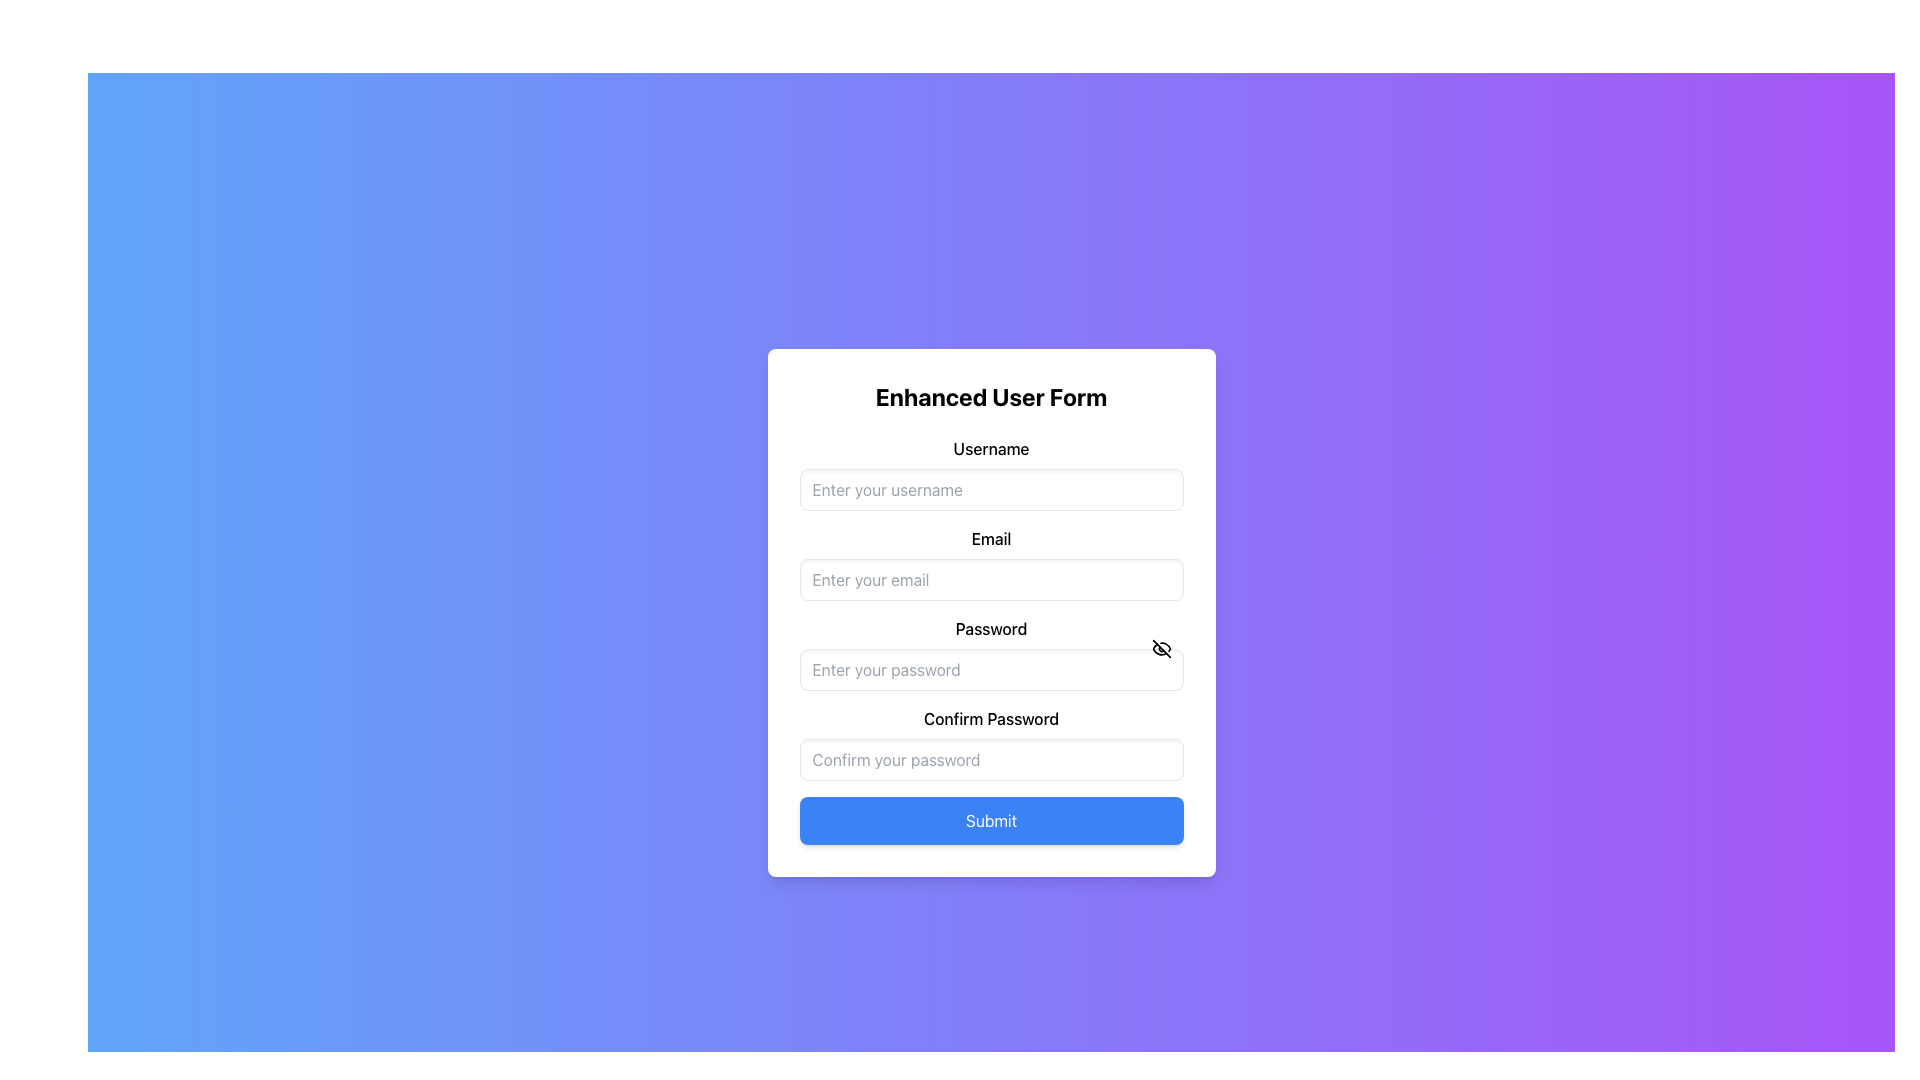 The height and width of the screenshot is (1080, 1920). I want to click on the text label that describes the email input field, located in the middle section of the form, directly above the input field labeled 'Enter your email', so click(991, 538).